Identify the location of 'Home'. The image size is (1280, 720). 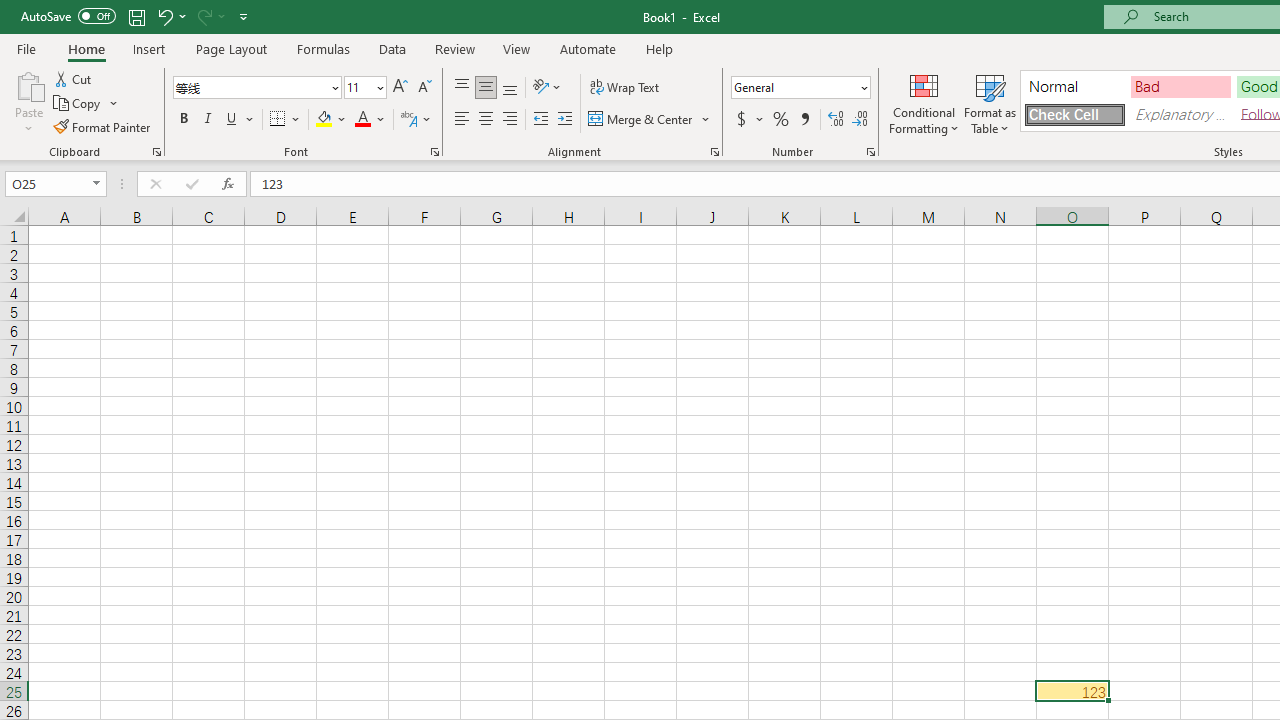
(85, 48).